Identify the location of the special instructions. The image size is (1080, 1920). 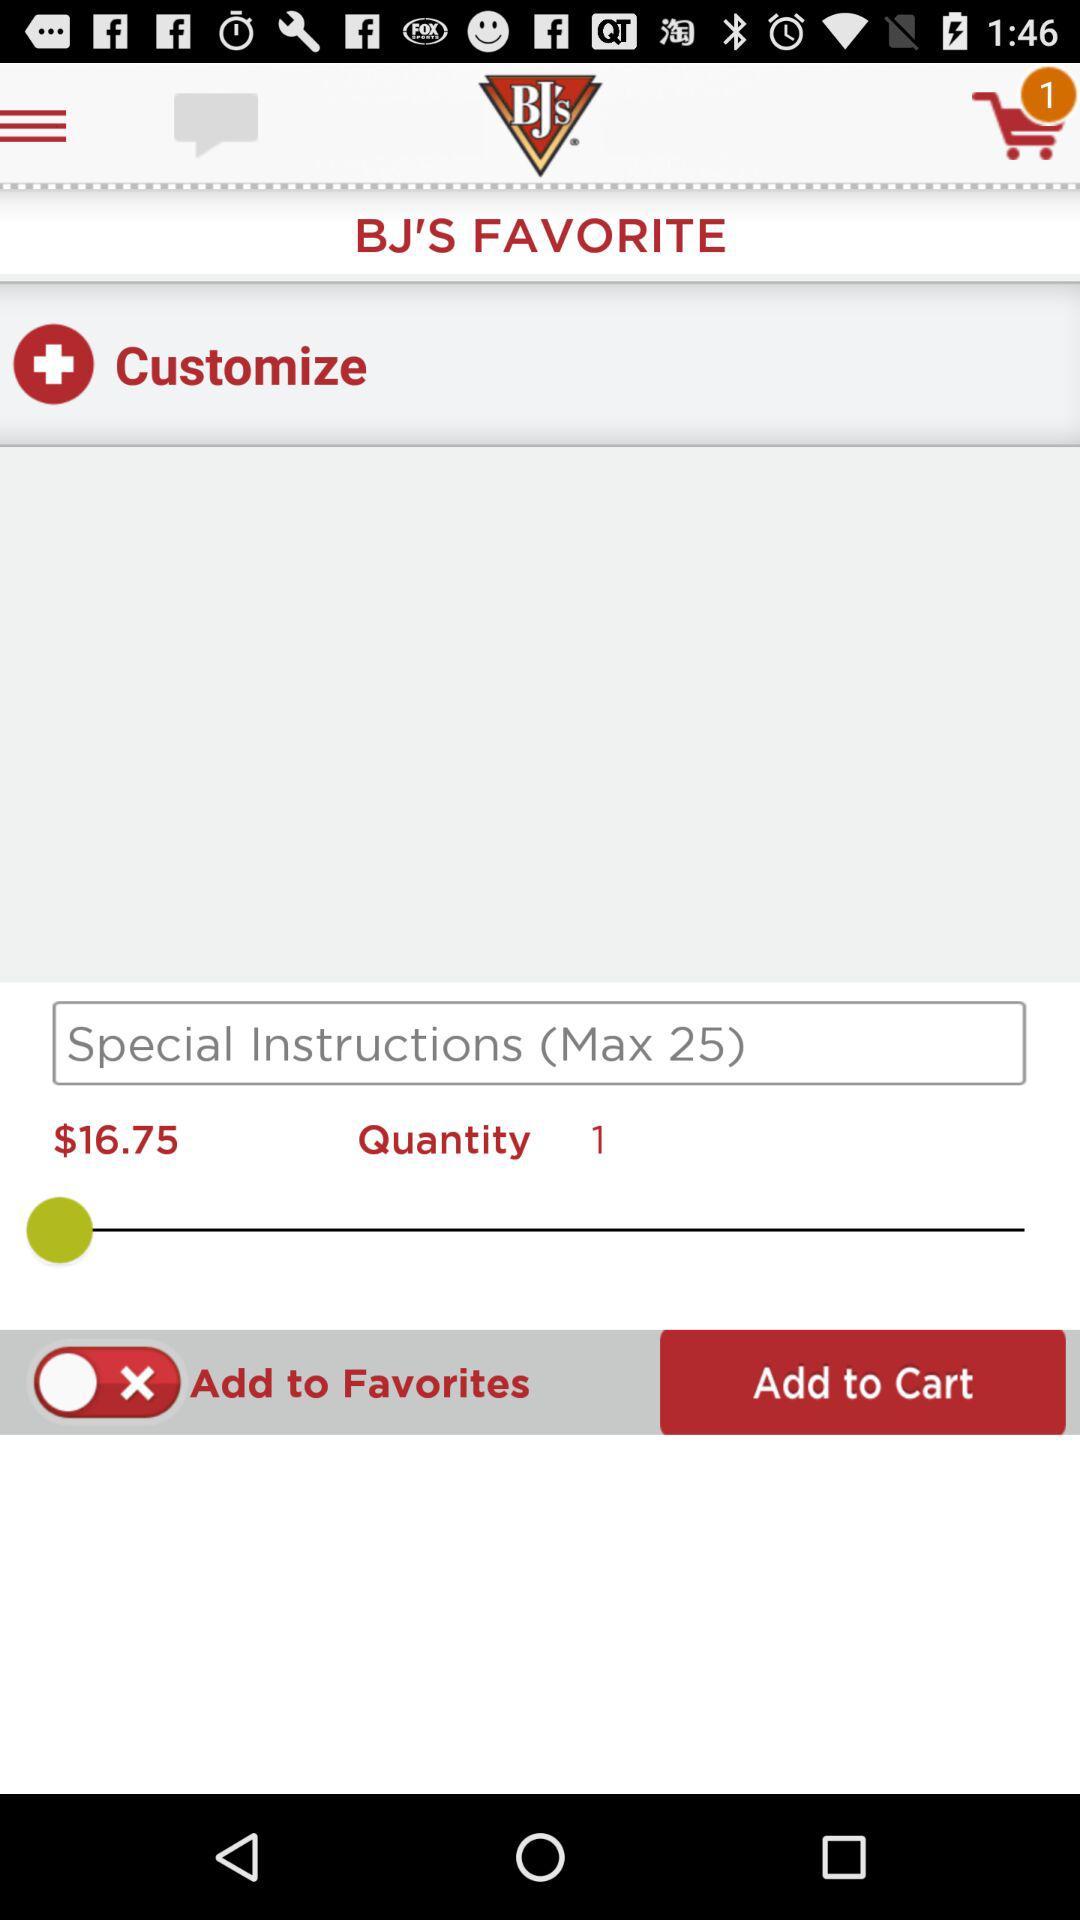
(540, 1042).